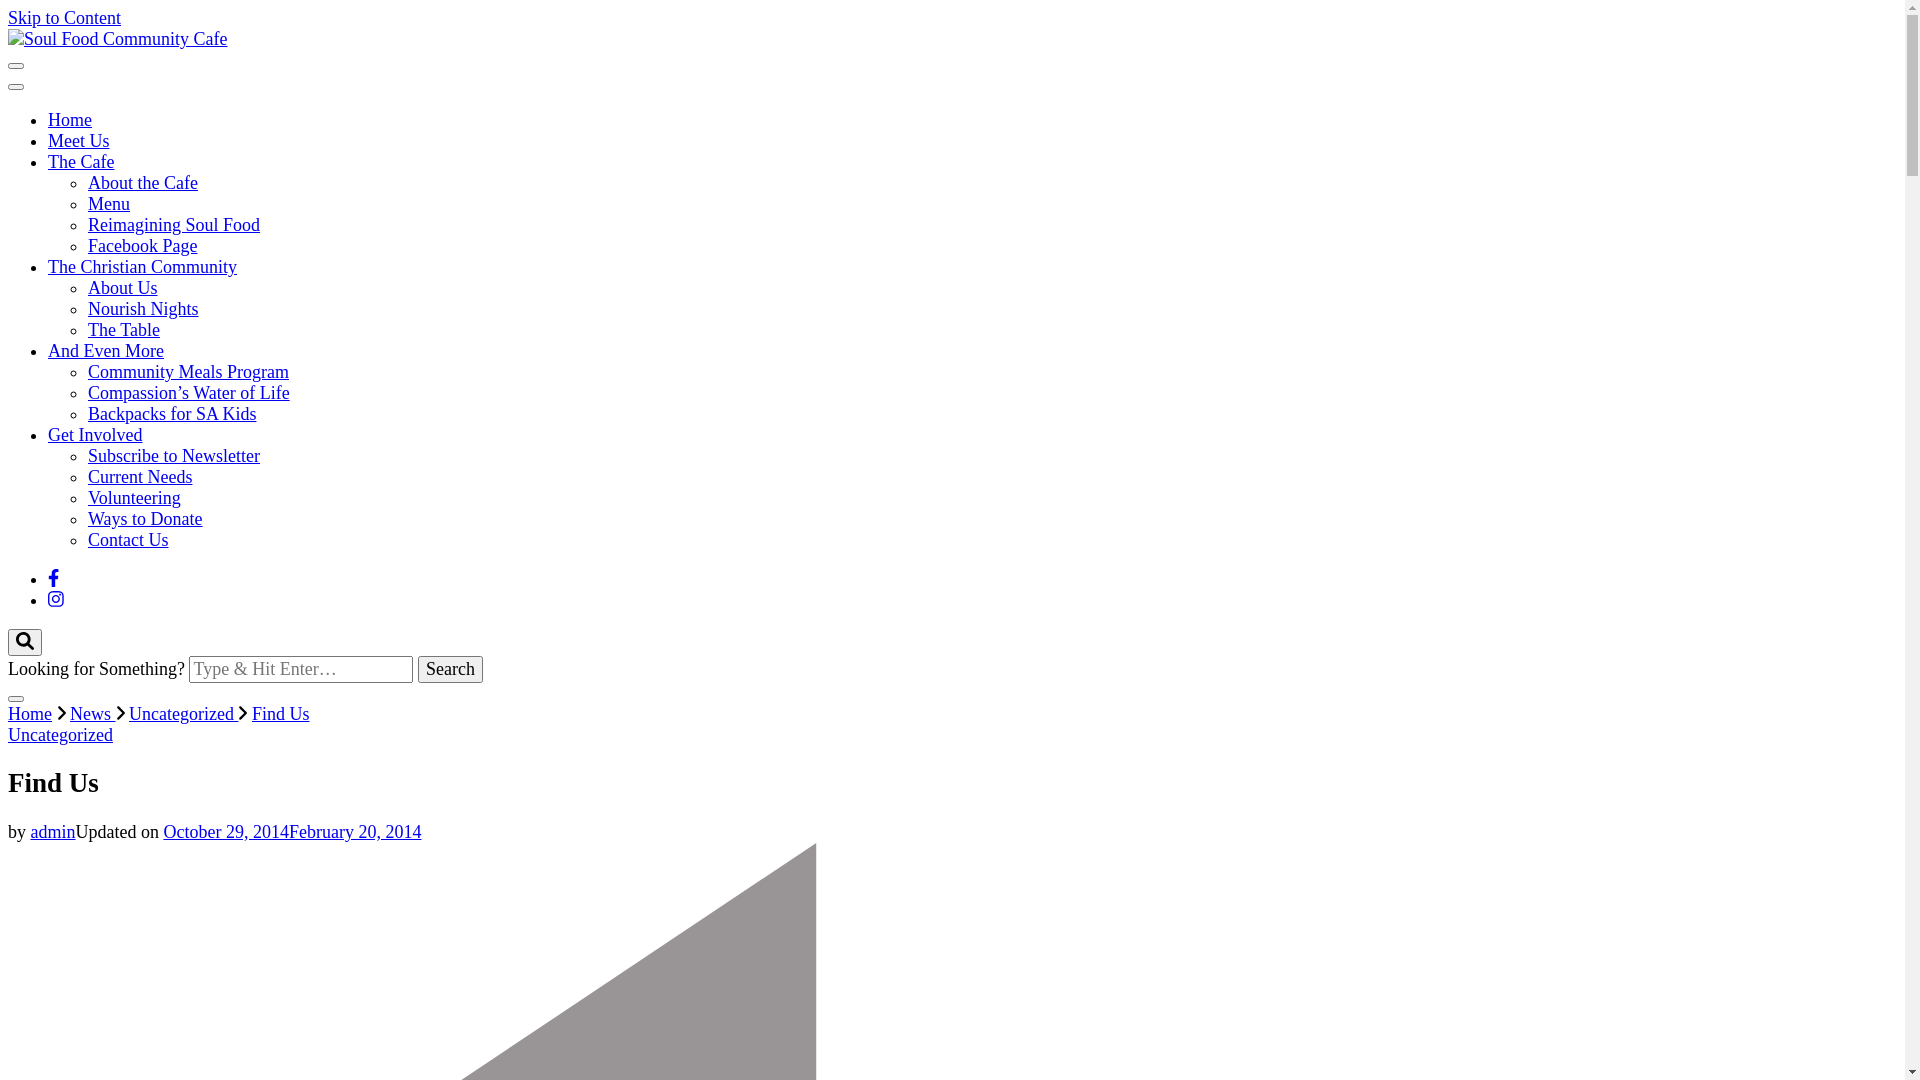 Image resolution: width=1920 pixels, height=1080 pixels. Describe the element at coordinates (128, 712) in the screenshot. I see `'Uncategorized'` at that location.